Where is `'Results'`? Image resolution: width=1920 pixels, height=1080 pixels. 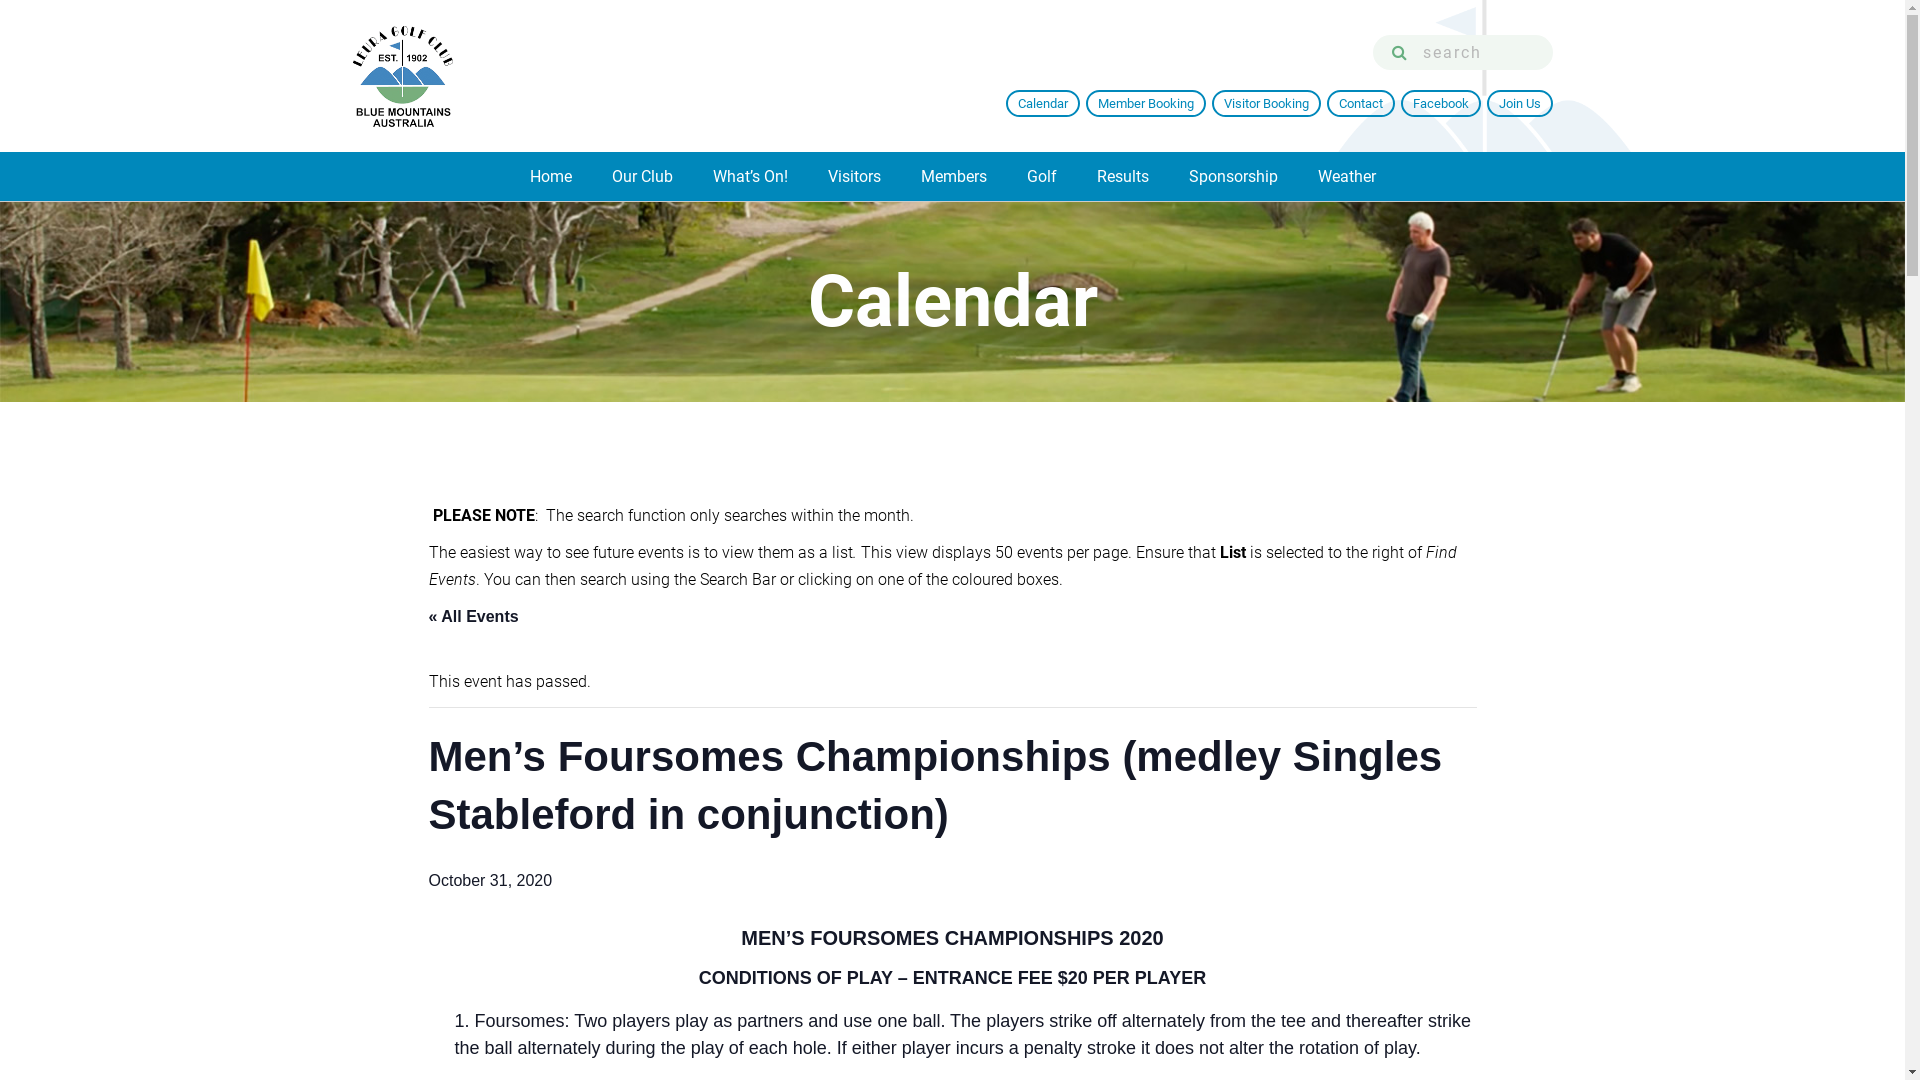
'Results' is located at coordinates (1074, 175).